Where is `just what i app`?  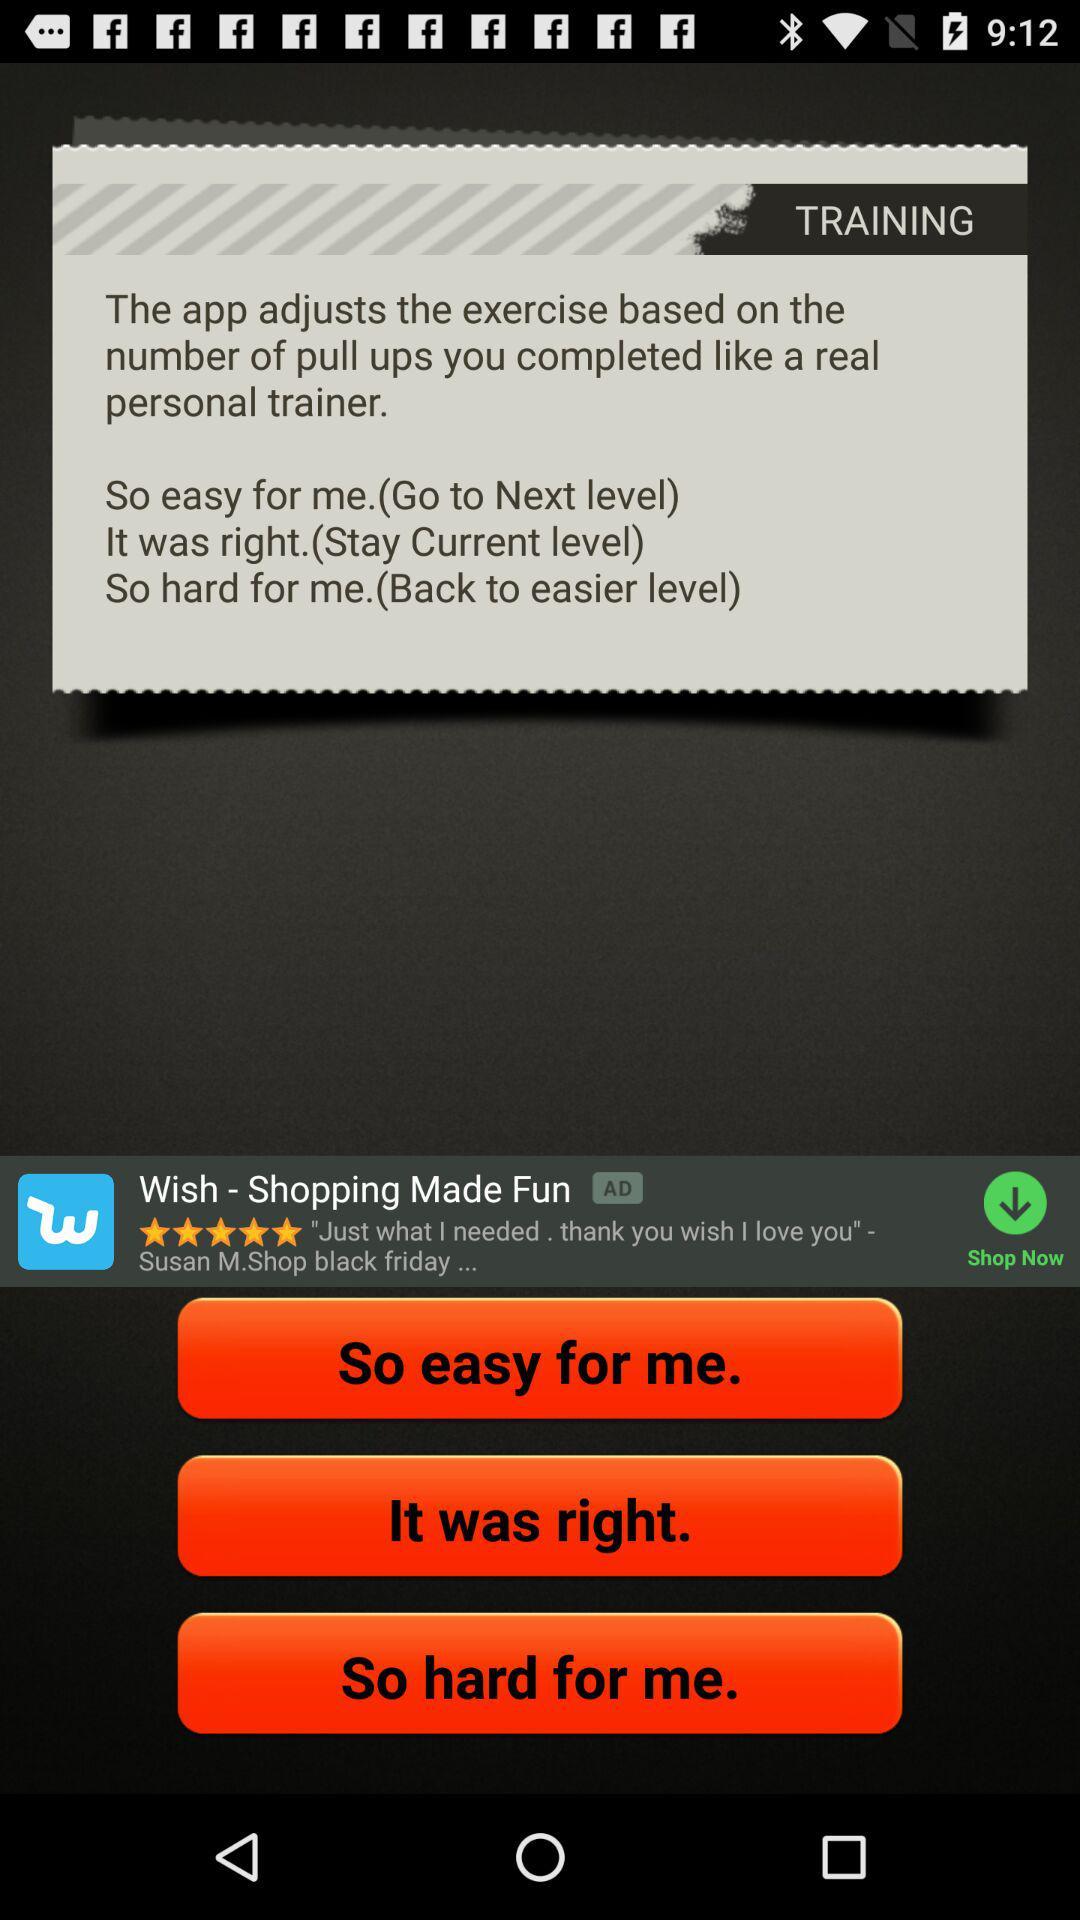
just what i app is located at coordinates (542, 1244).